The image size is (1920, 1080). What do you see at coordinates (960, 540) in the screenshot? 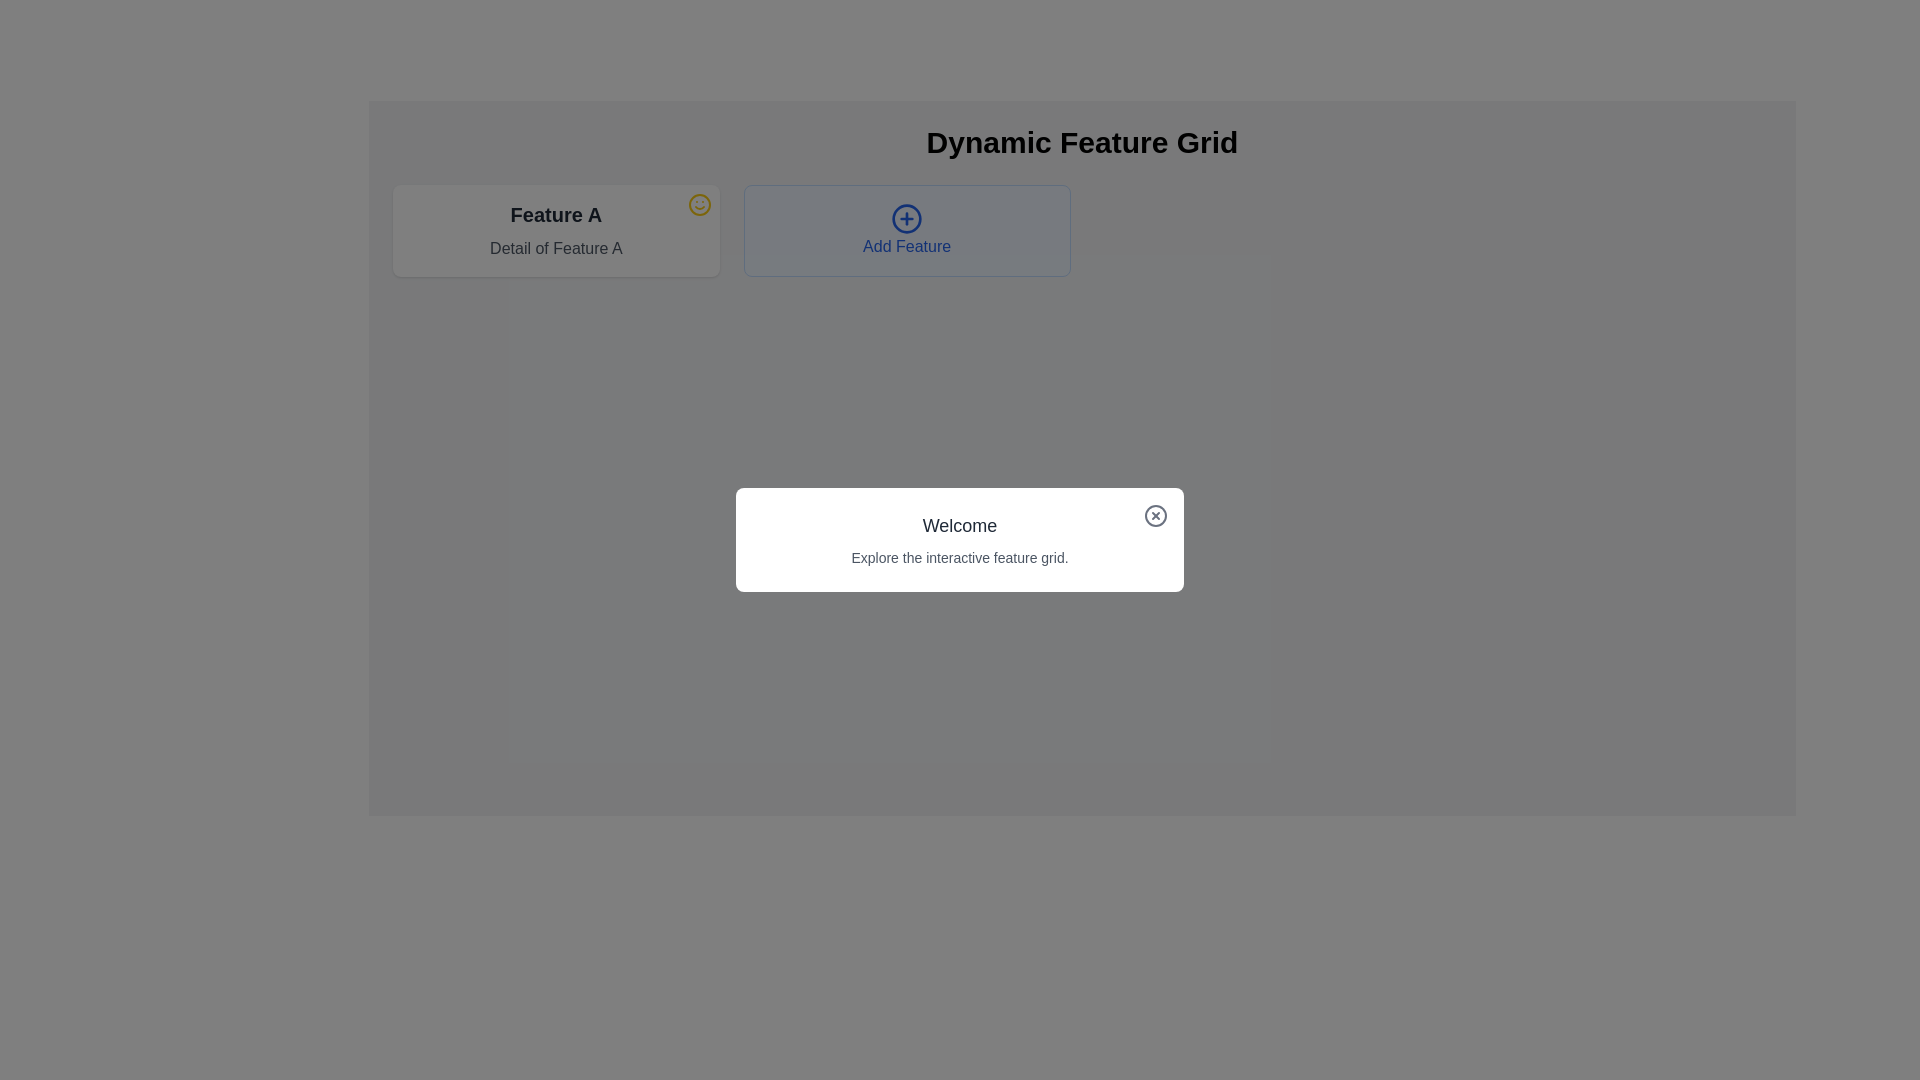
I see `the modal dialog with the heading 'Welcome' that contains the text 'Explore the interactive feature grid.'` at bounding box center [960, 540].